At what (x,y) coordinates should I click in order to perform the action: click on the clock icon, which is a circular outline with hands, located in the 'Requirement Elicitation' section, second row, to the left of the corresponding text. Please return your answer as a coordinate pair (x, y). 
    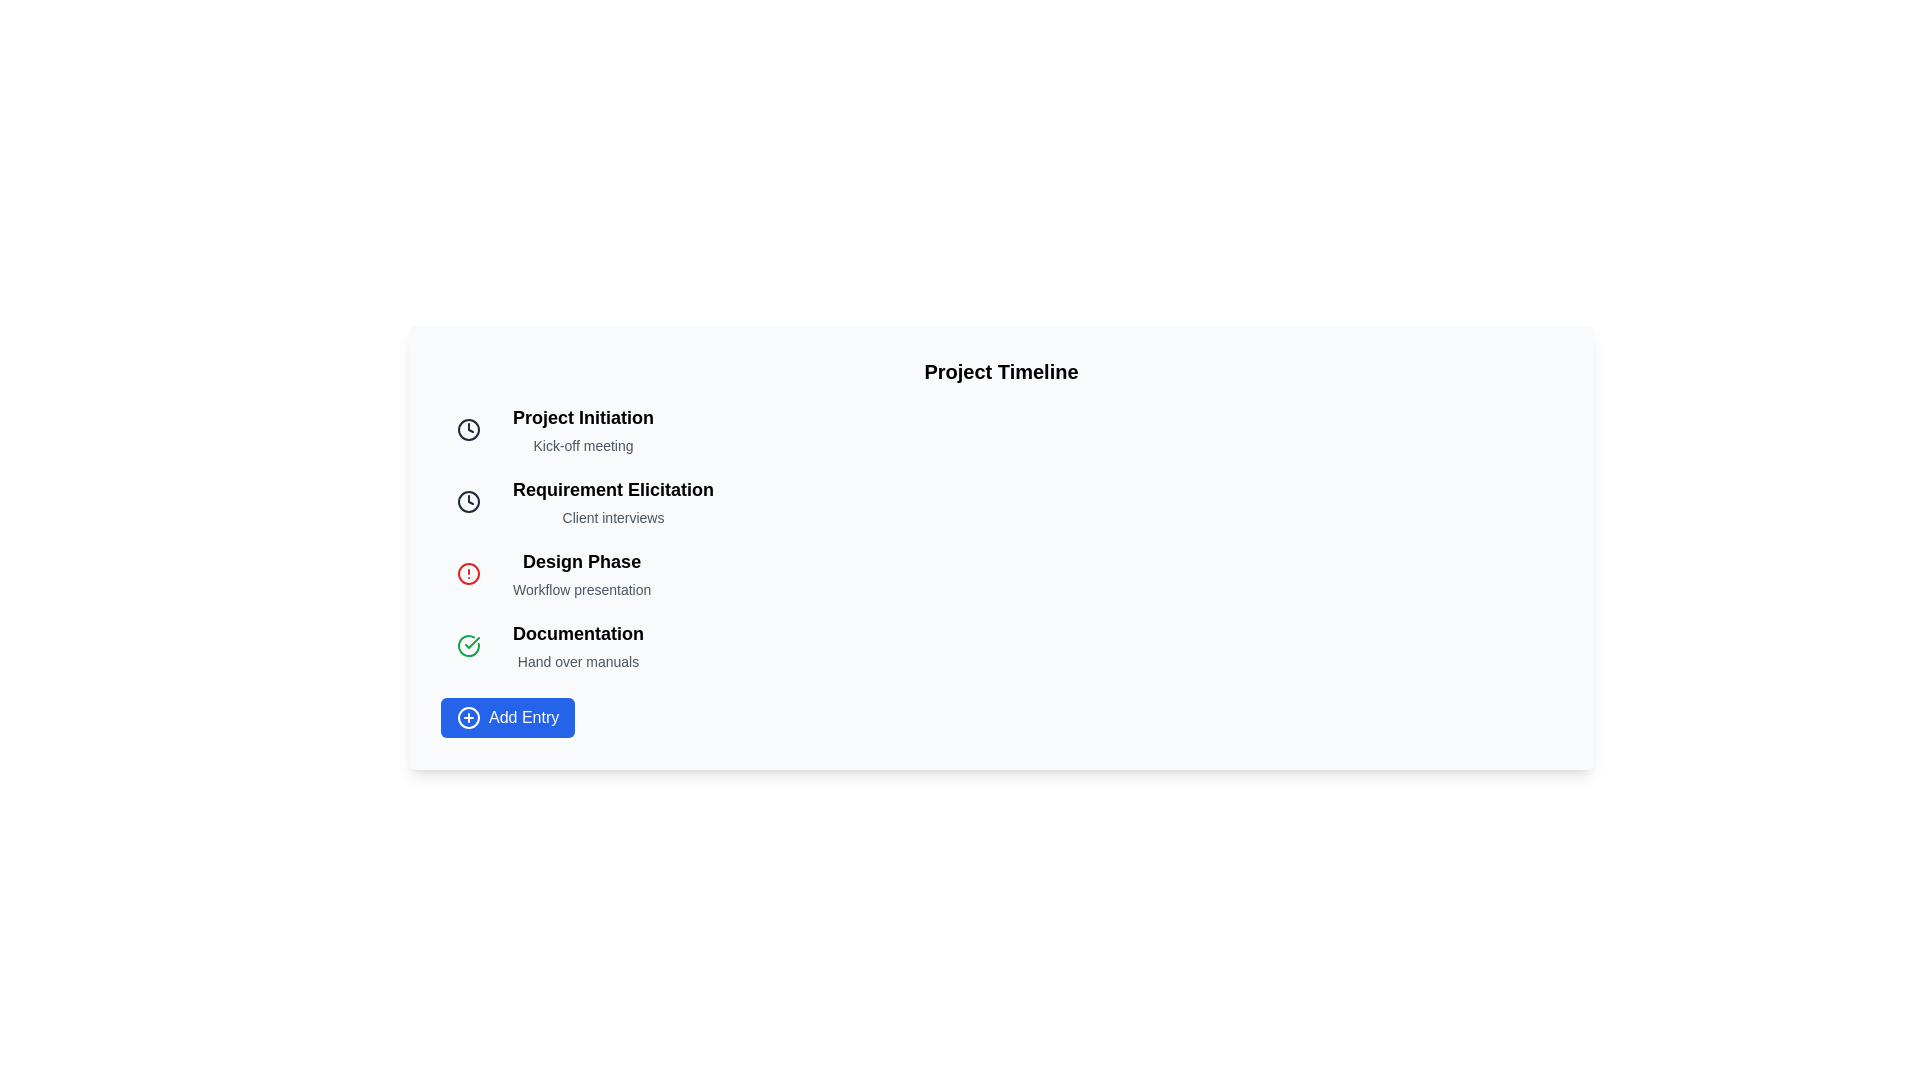
    Looking at the image, I should click on (468, 428).